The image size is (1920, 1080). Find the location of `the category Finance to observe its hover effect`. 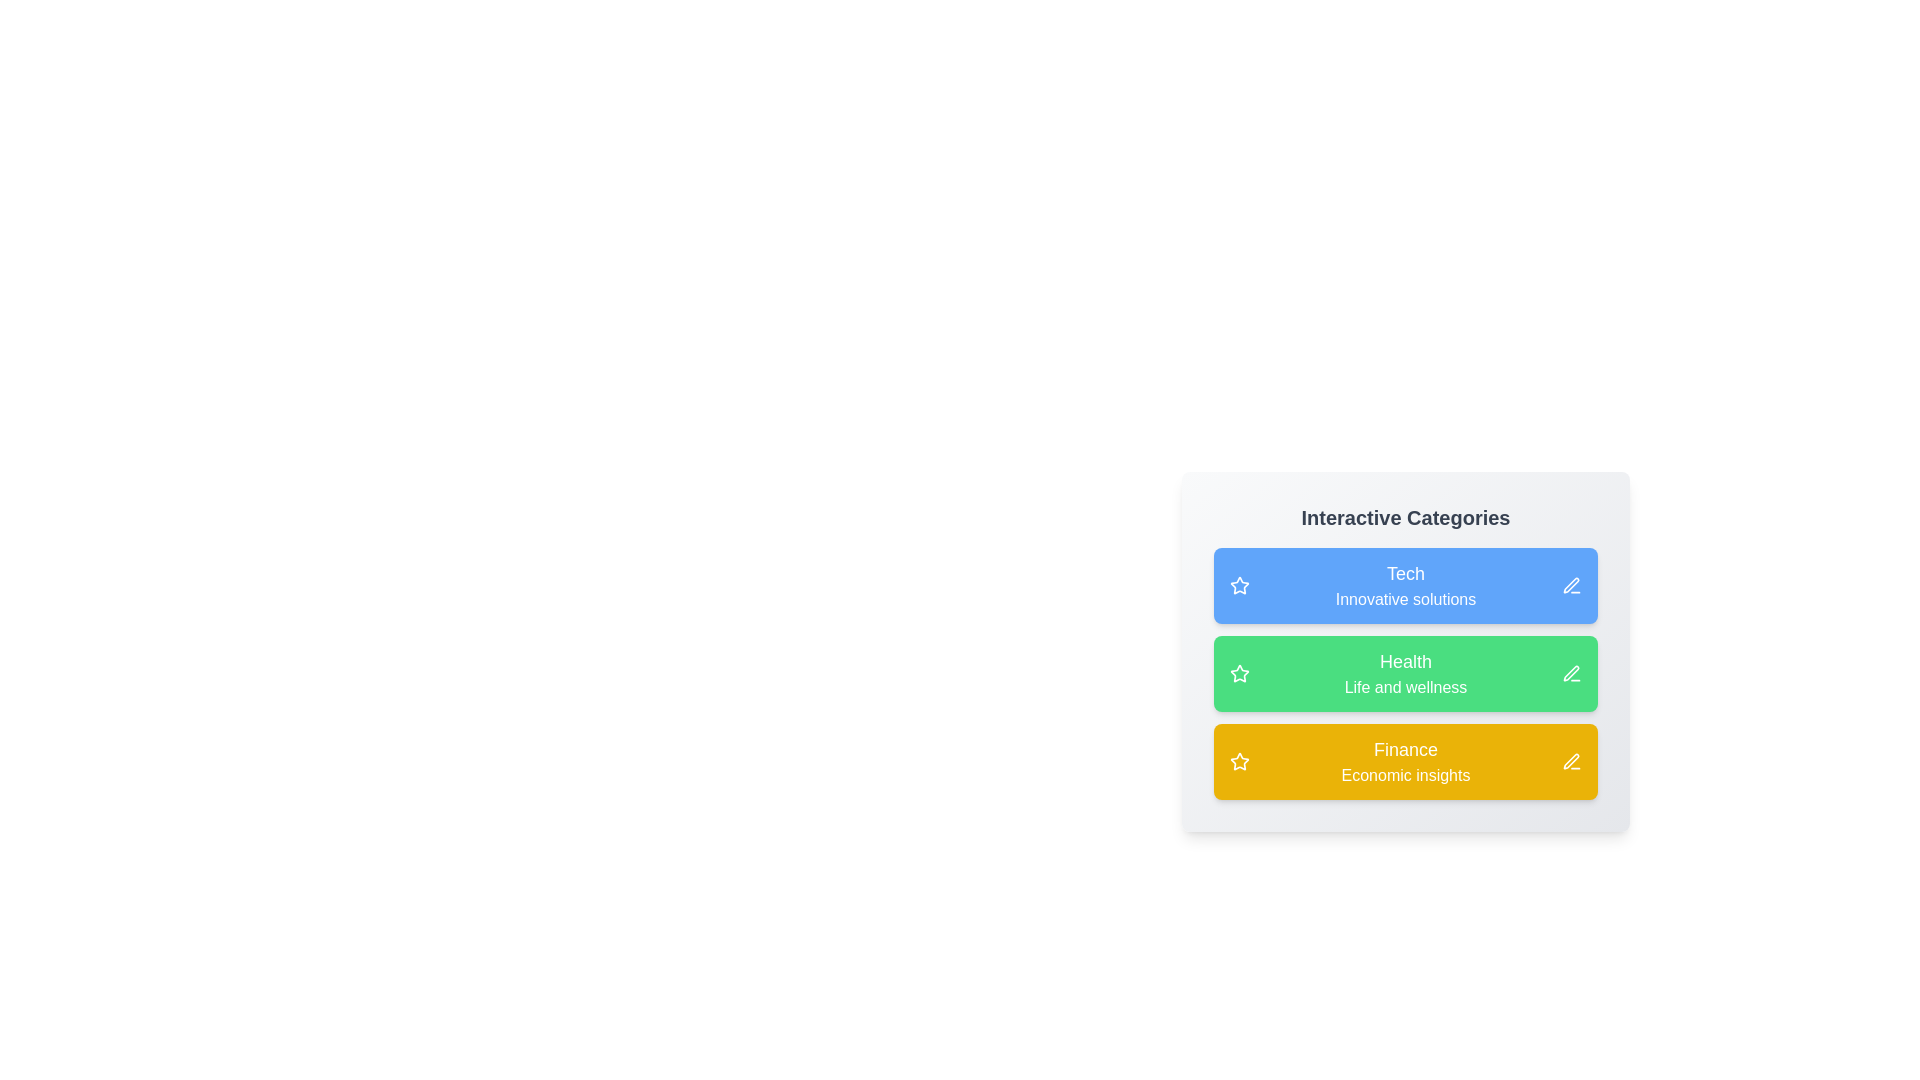

the category Finance to observe its hover effect is located at coordinates (1405, 762).